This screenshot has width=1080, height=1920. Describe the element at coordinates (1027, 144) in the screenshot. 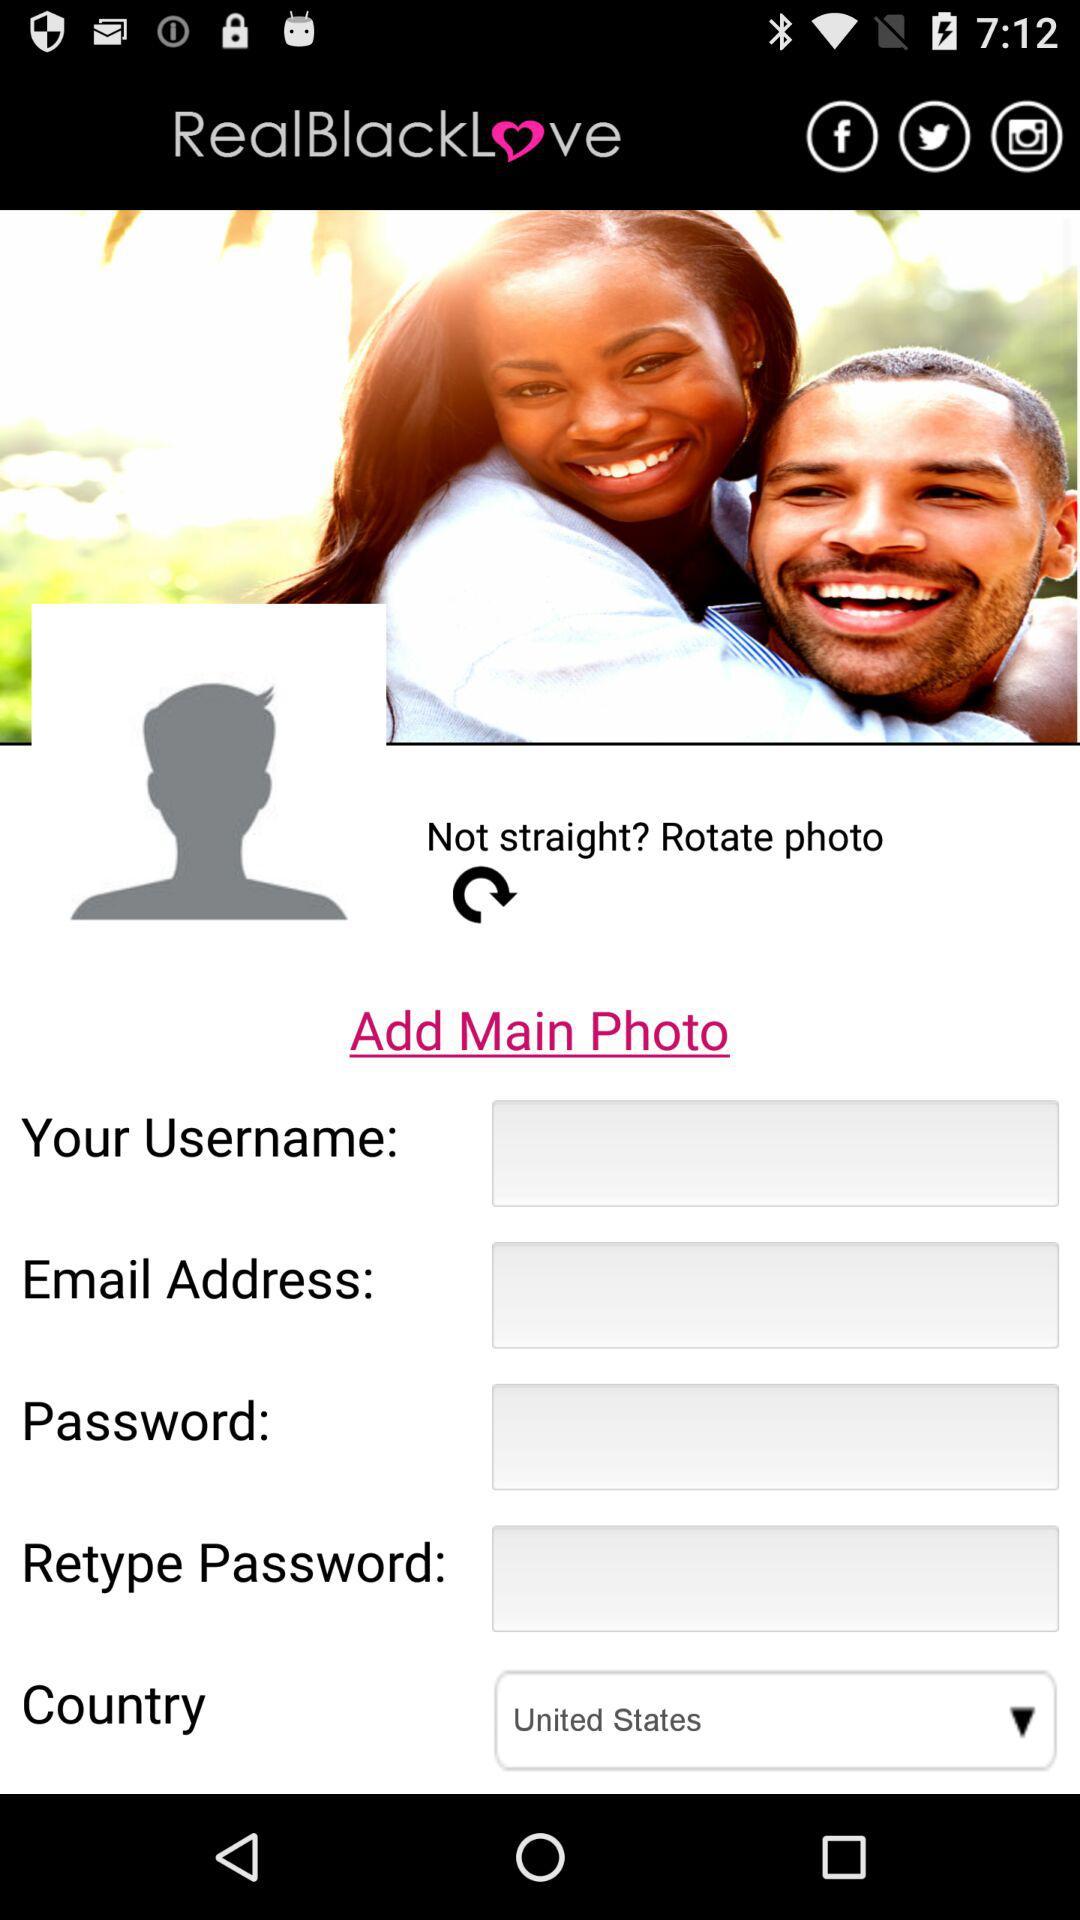

I see `the photo icon` at that location.